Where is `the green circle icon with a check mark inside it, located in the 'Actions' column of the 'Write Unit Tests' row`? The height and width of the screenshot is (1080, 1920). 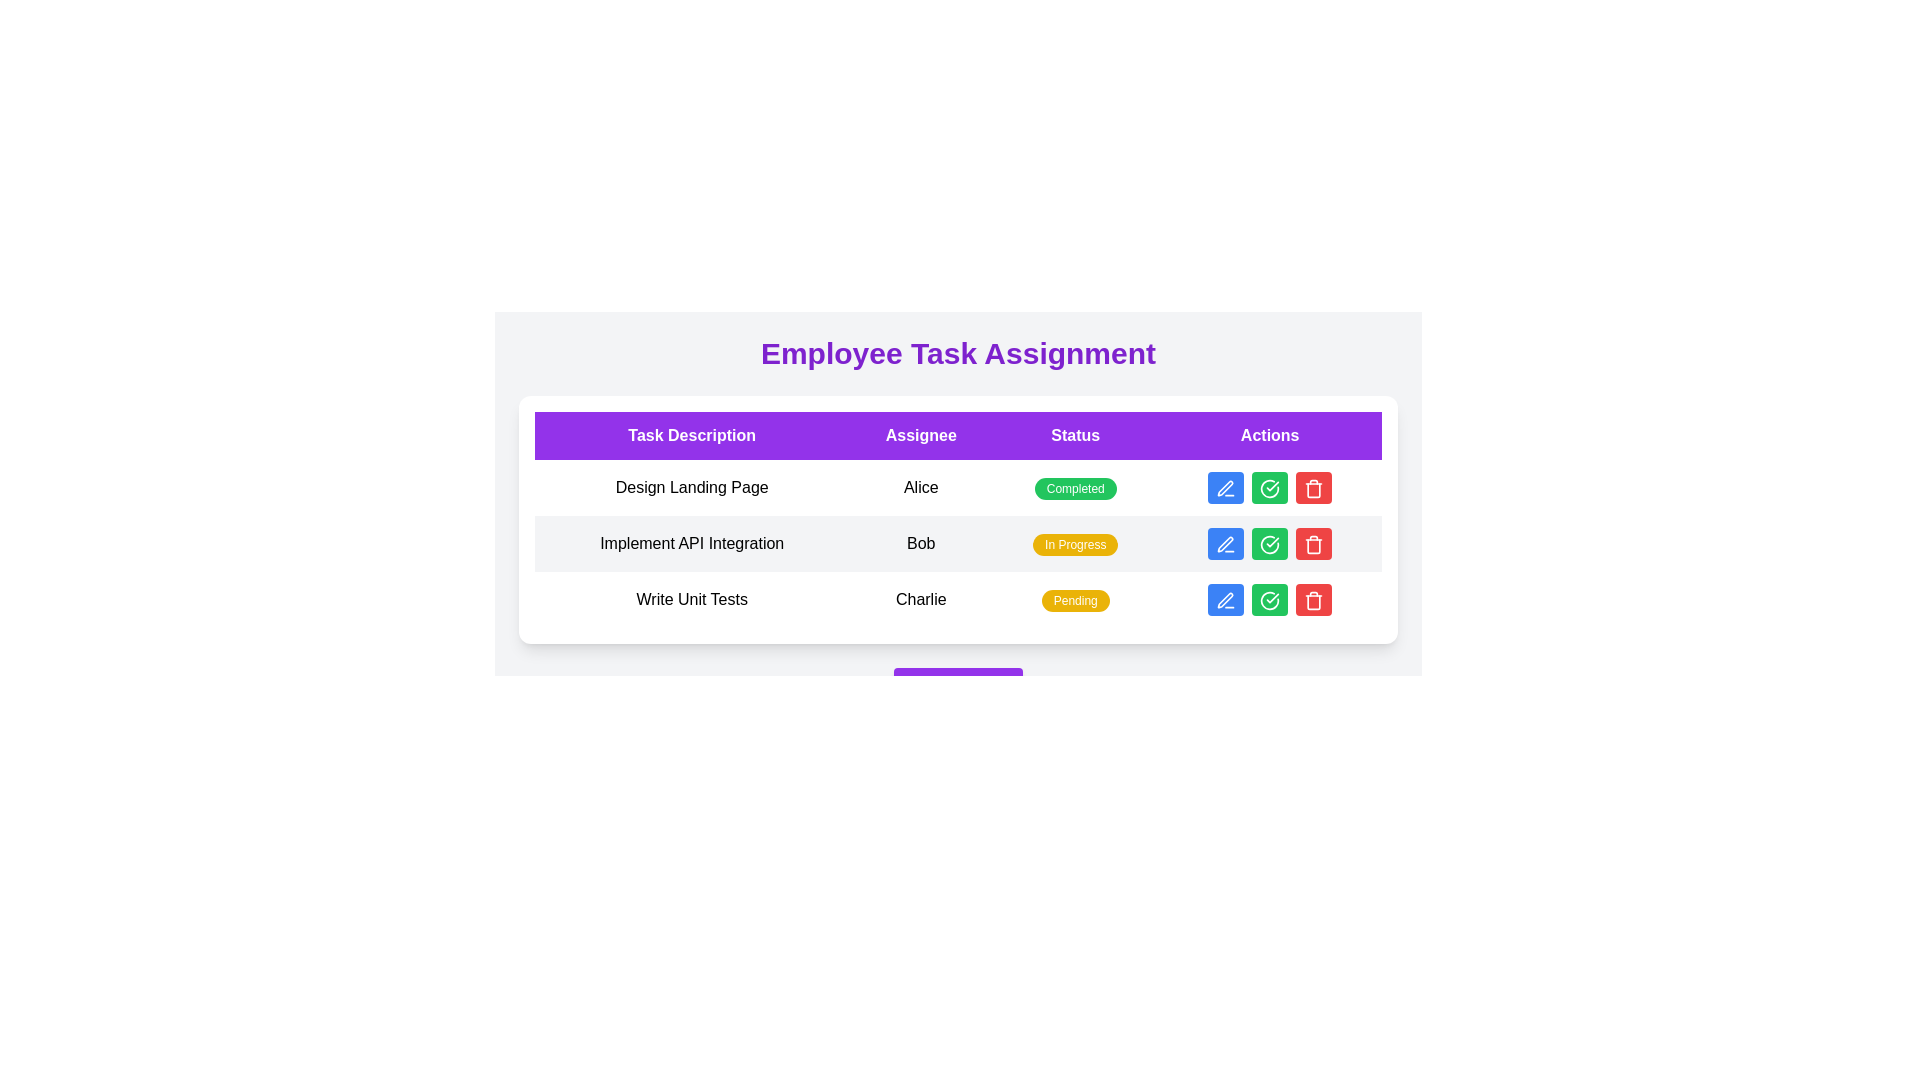 the green circle icon with a check mark inside it, located in the 'Actions' column of the 'Write Unit Tests' row is located at coordinates (1269, 599).